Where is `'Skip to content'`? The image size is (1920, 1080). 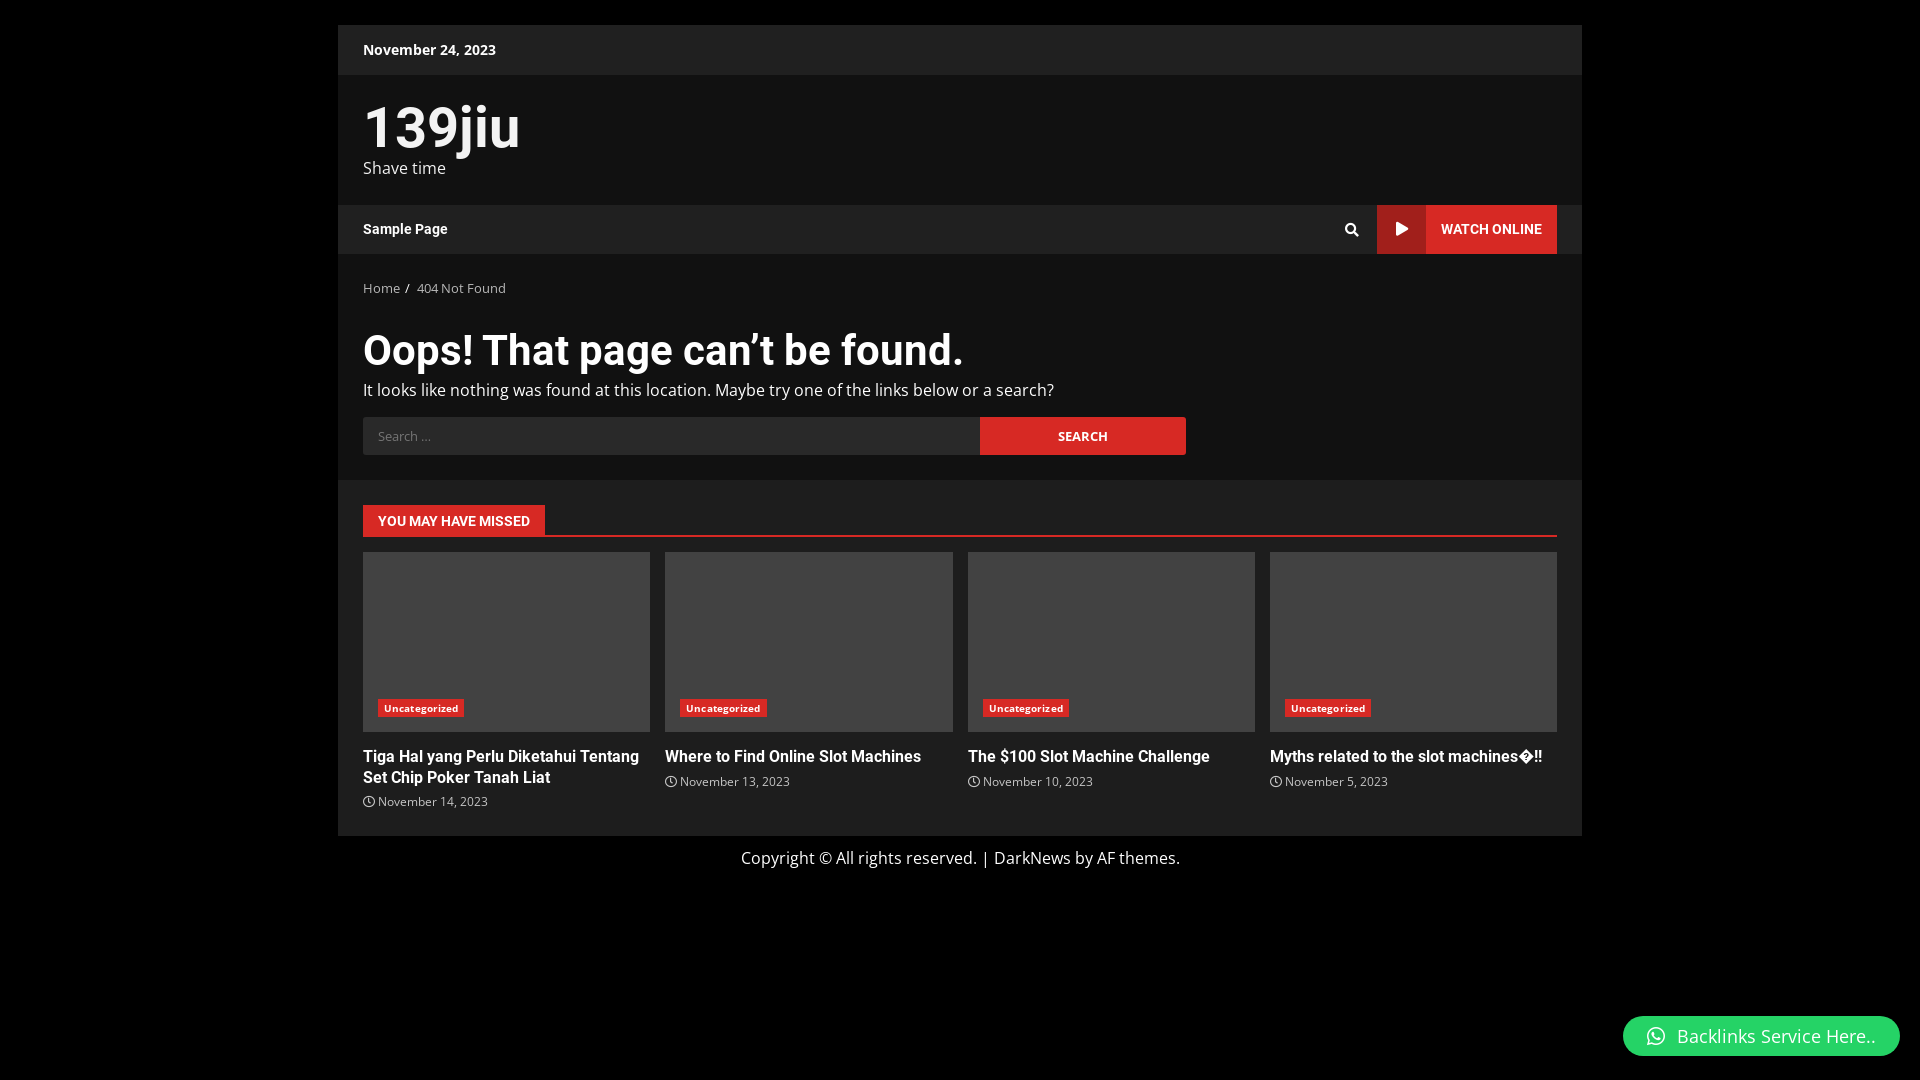 'Skip to content' is located at coordinates (337, 24).